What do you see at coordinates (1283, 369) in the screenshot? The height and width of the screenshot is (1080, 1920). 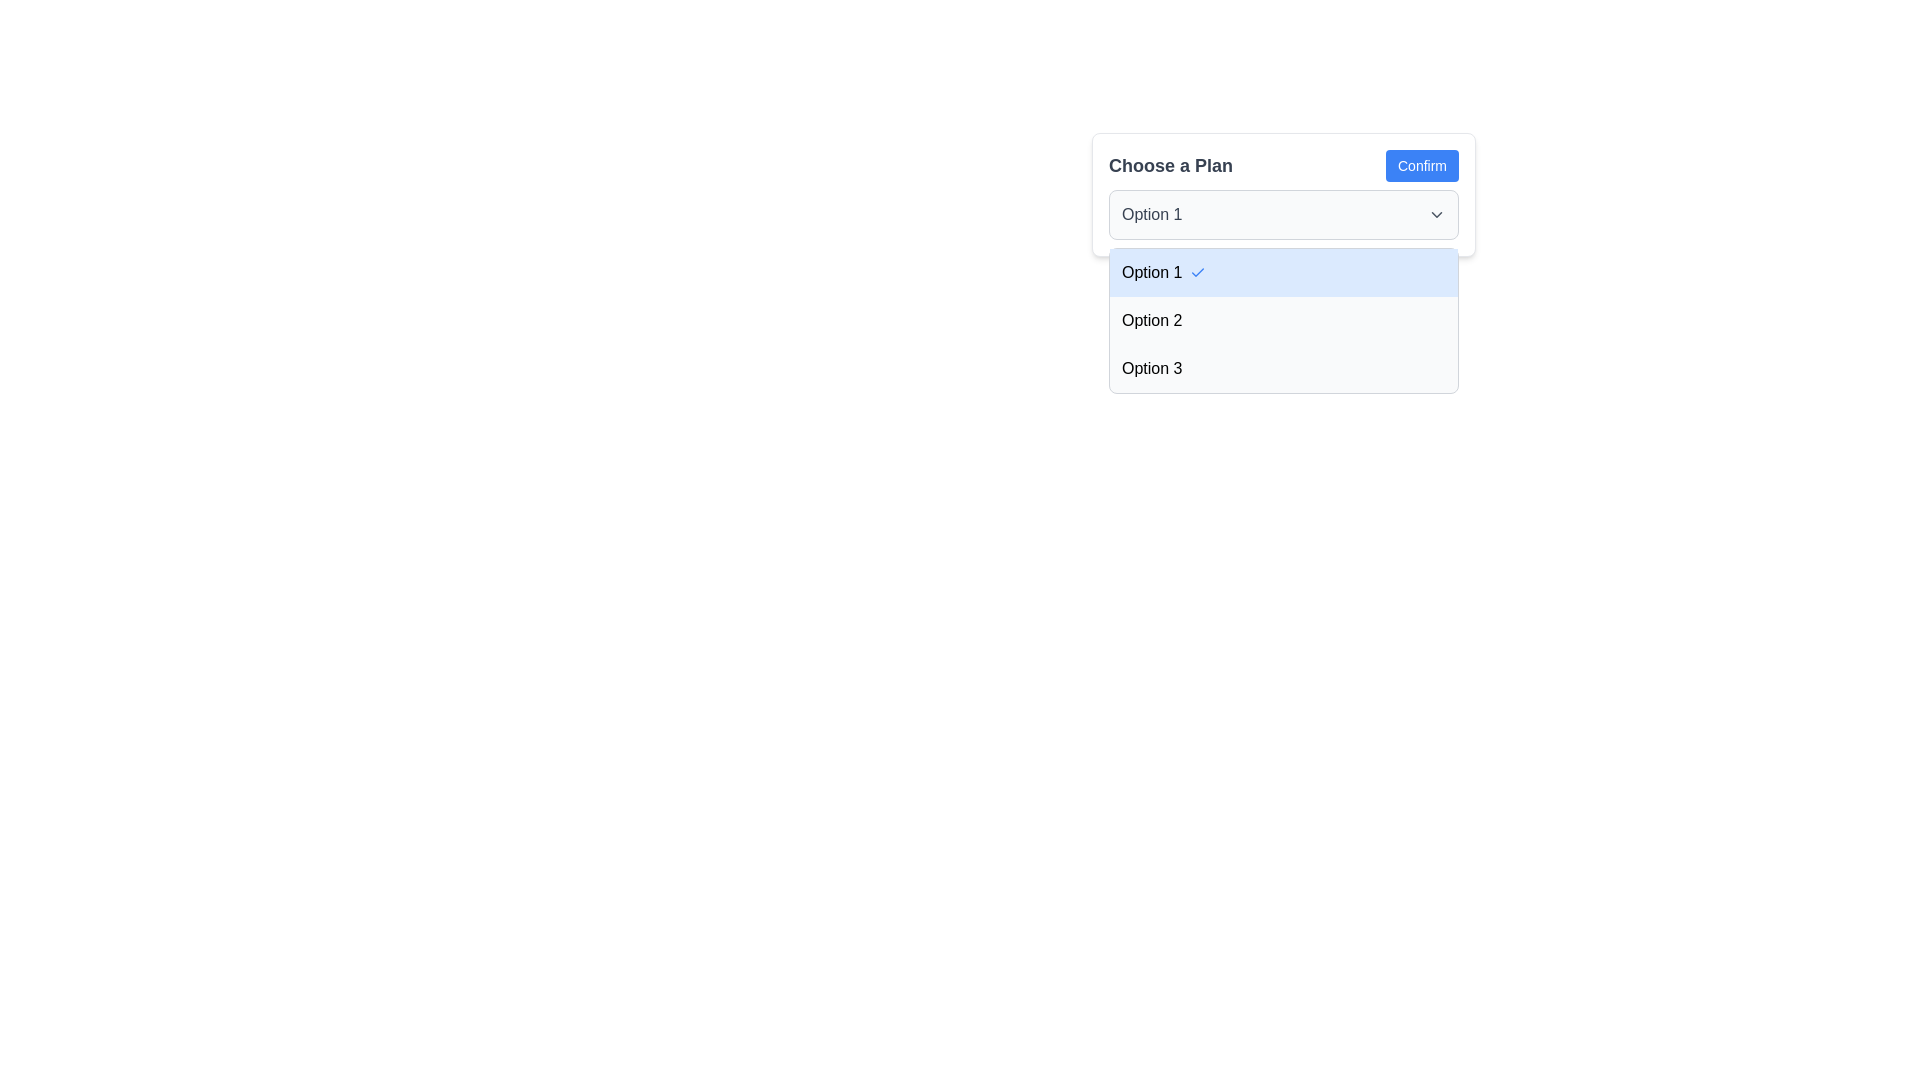 I see `the third selectable option in the dropdown menu labeled 'Option 3'` at bounding box center [1283, 369].